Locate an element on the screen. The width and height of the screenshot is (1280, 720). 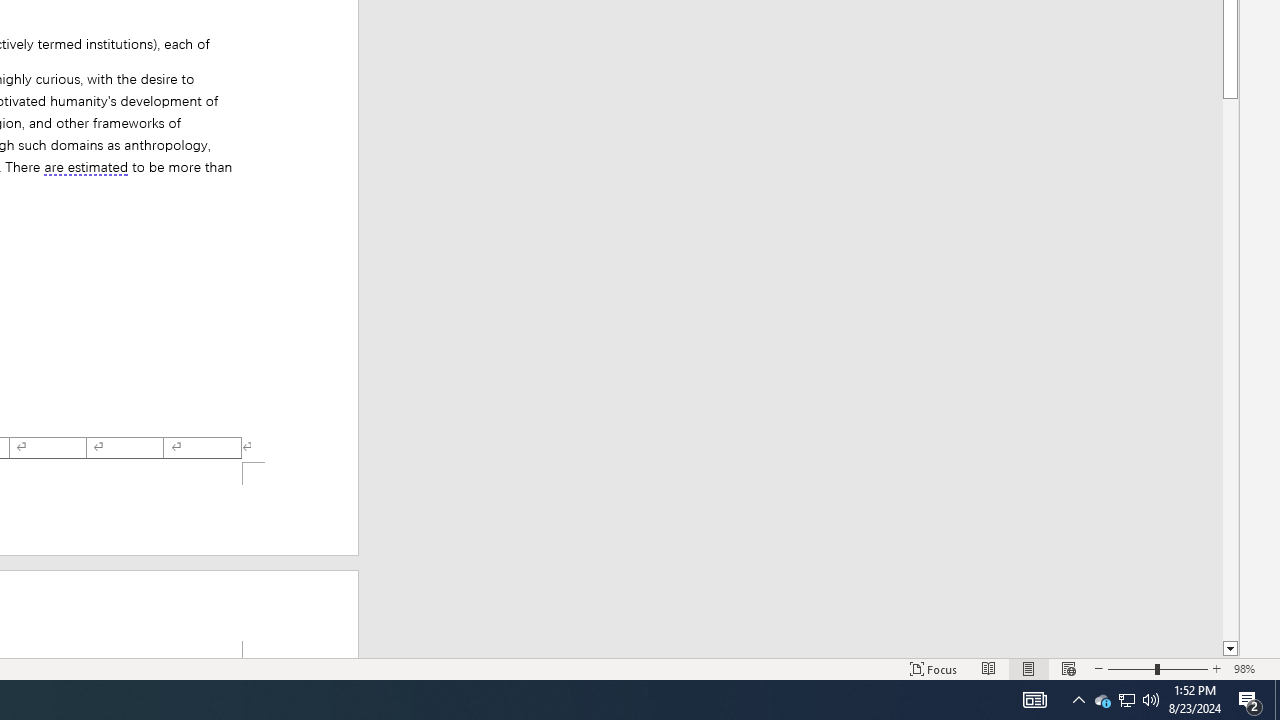
'Print Layout' is located at coordinates (1029, 669).